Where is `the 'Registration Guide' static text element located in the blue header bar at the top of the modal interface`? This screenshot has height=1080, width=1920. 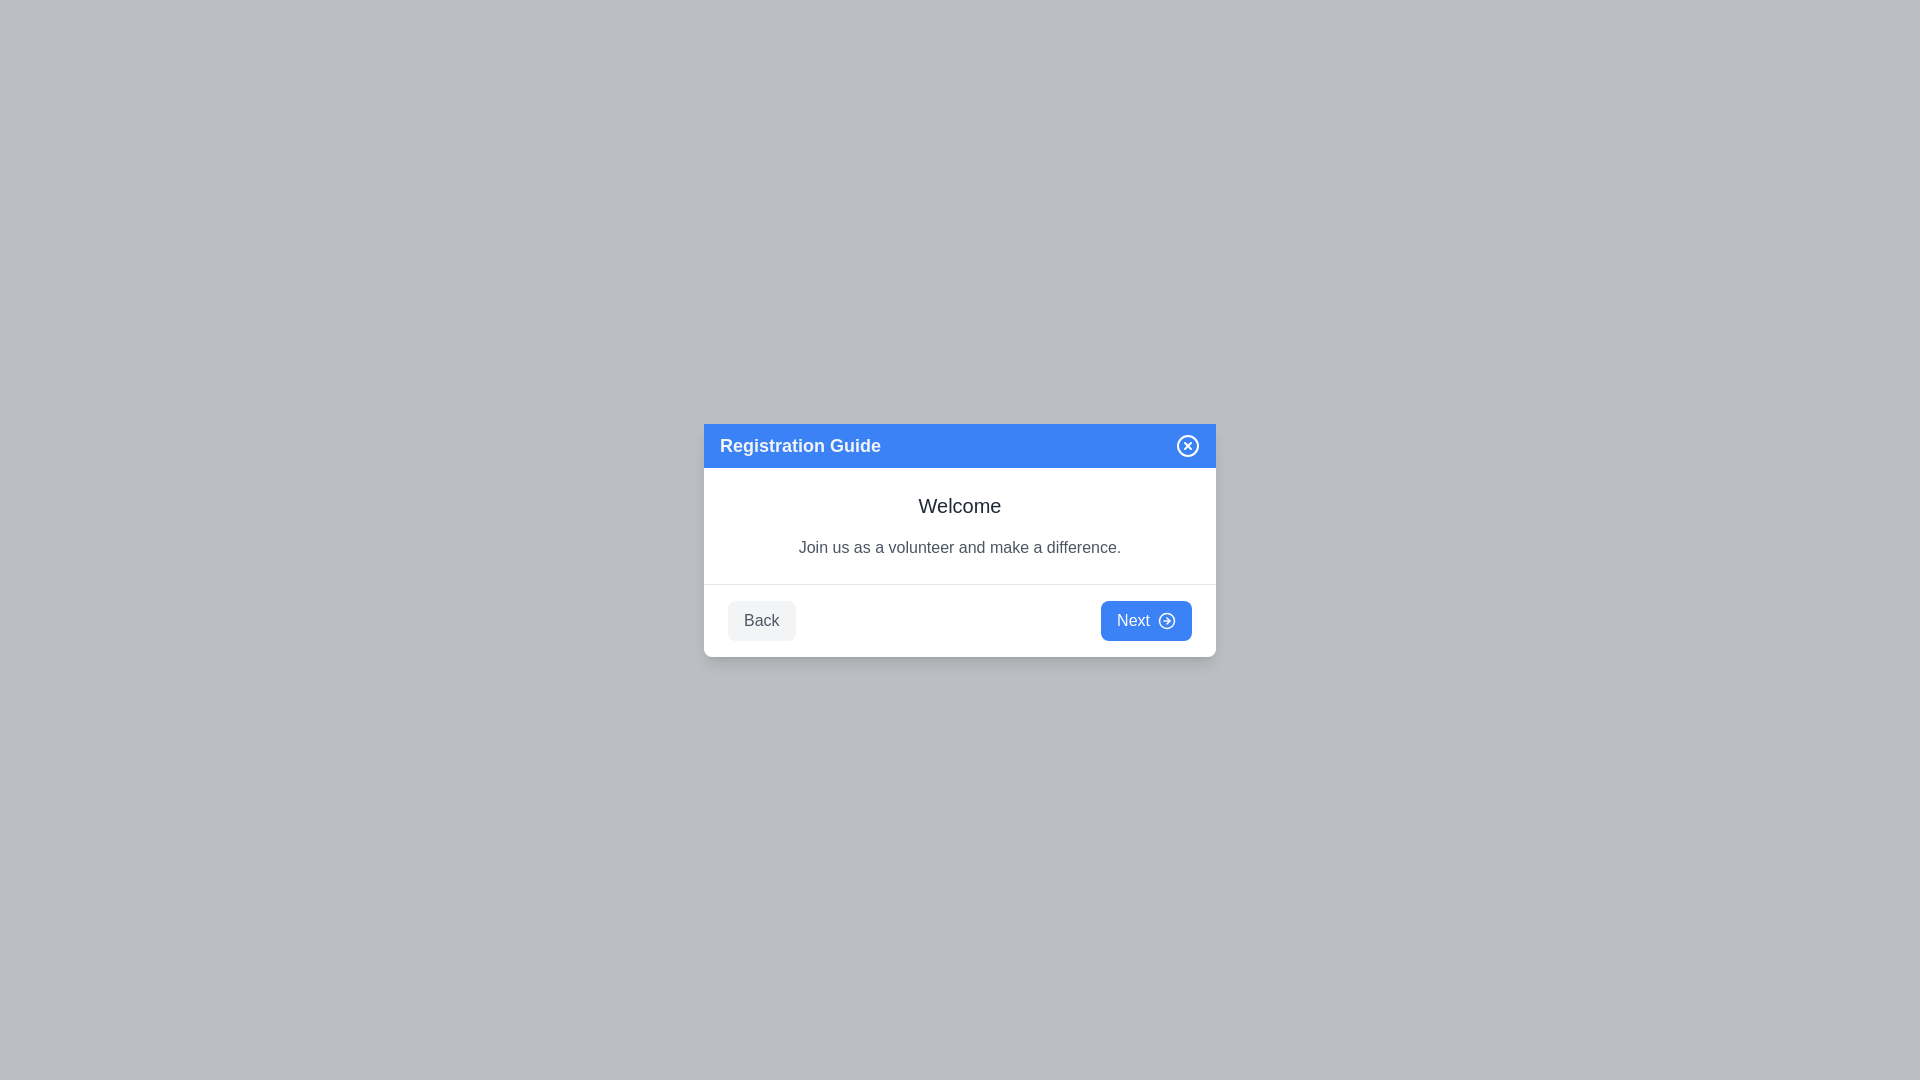
the 'Registration Guide' static text element located in the blue header bar at the top of the modal interface is located at coordinates (800, 444).